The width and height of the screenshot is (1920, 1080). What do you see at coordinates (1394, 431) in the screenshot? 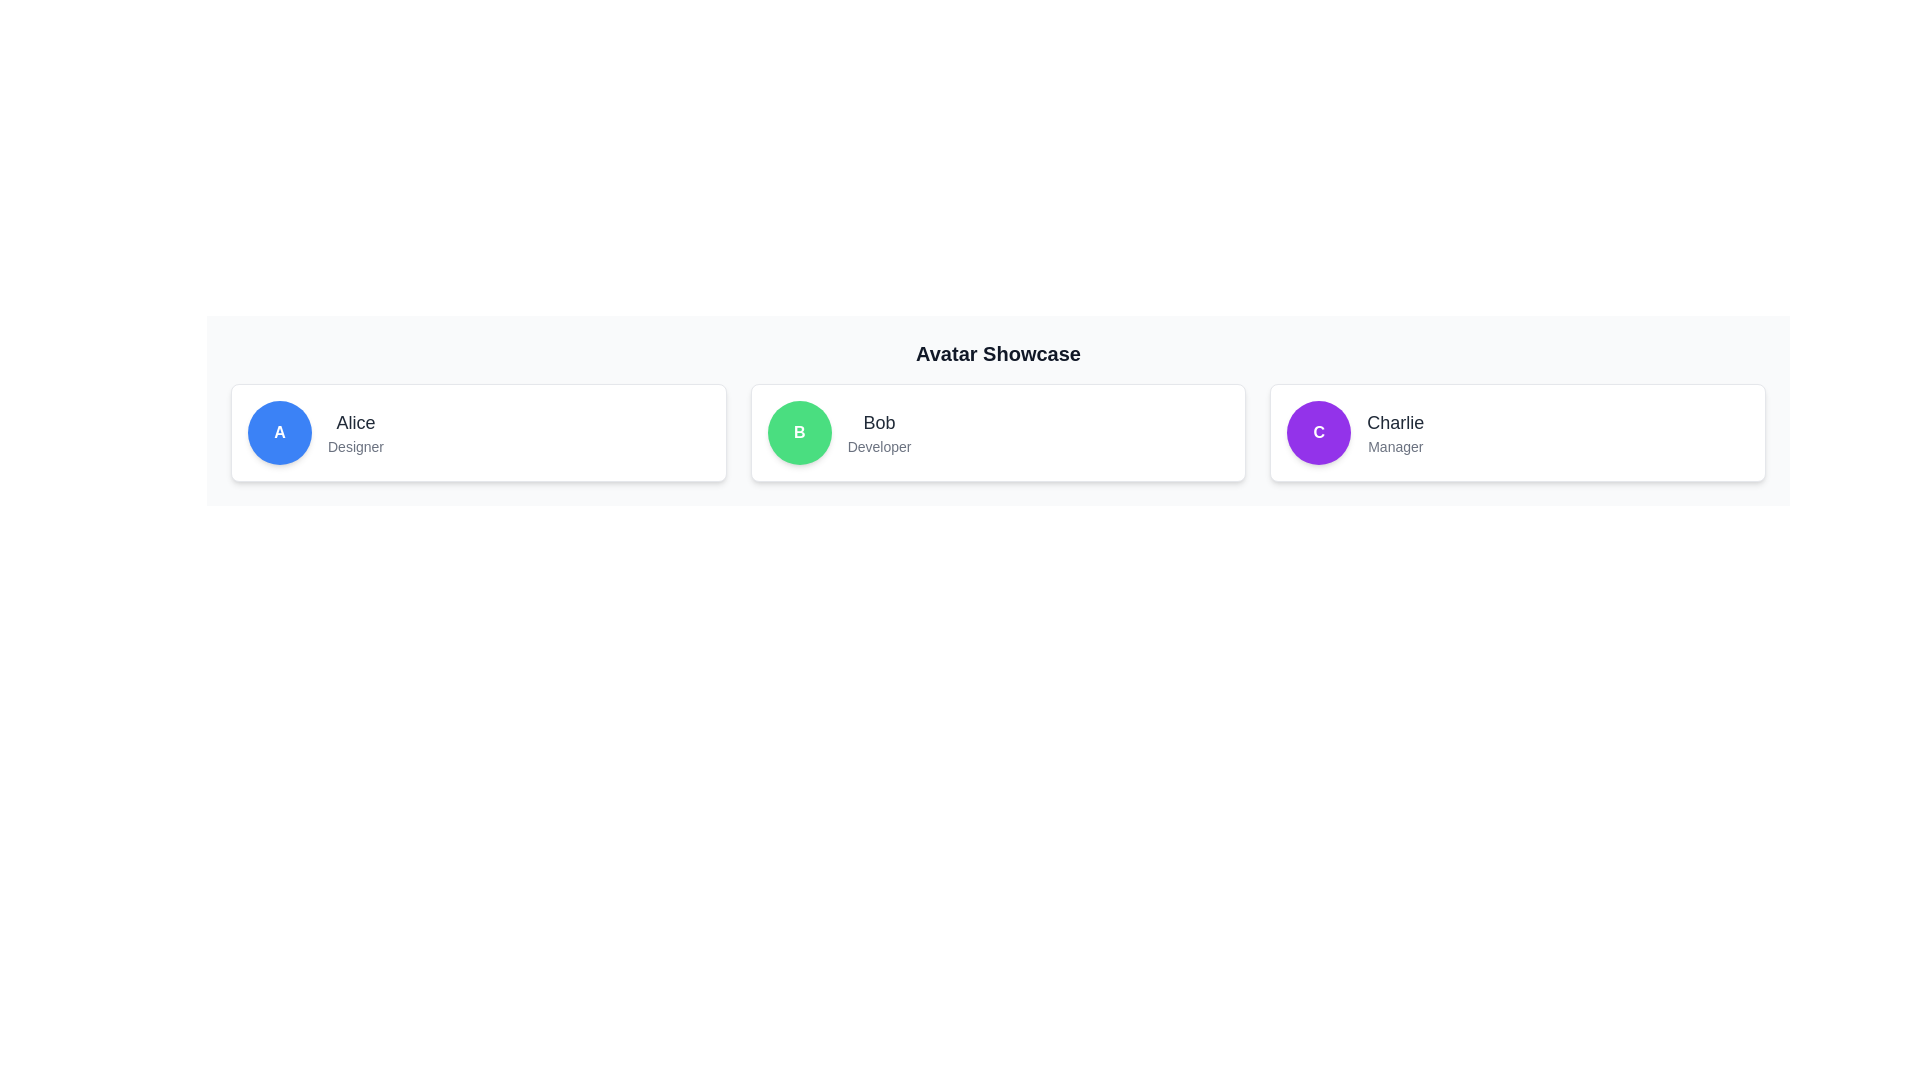
I see `the composite text display that identifies the person named 'Charlie' with the designation 'Manager', located to the right of the circular avatar in the third card of the 'Avatar Showcase'` at bounding box center [1394, 431].